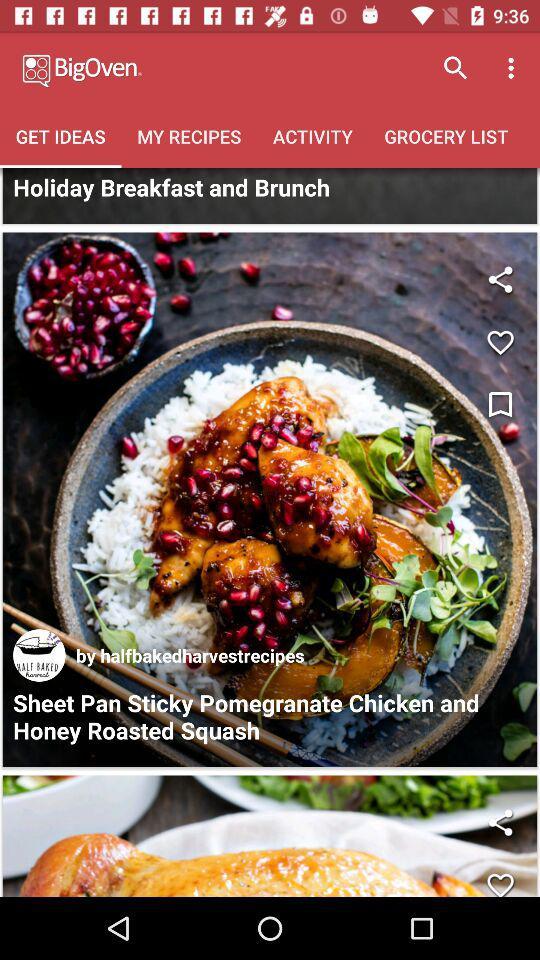  What do you see at coordinates (39, 654) in the screenshot?
I see `author 's profile` at bounding box center [39, 654].